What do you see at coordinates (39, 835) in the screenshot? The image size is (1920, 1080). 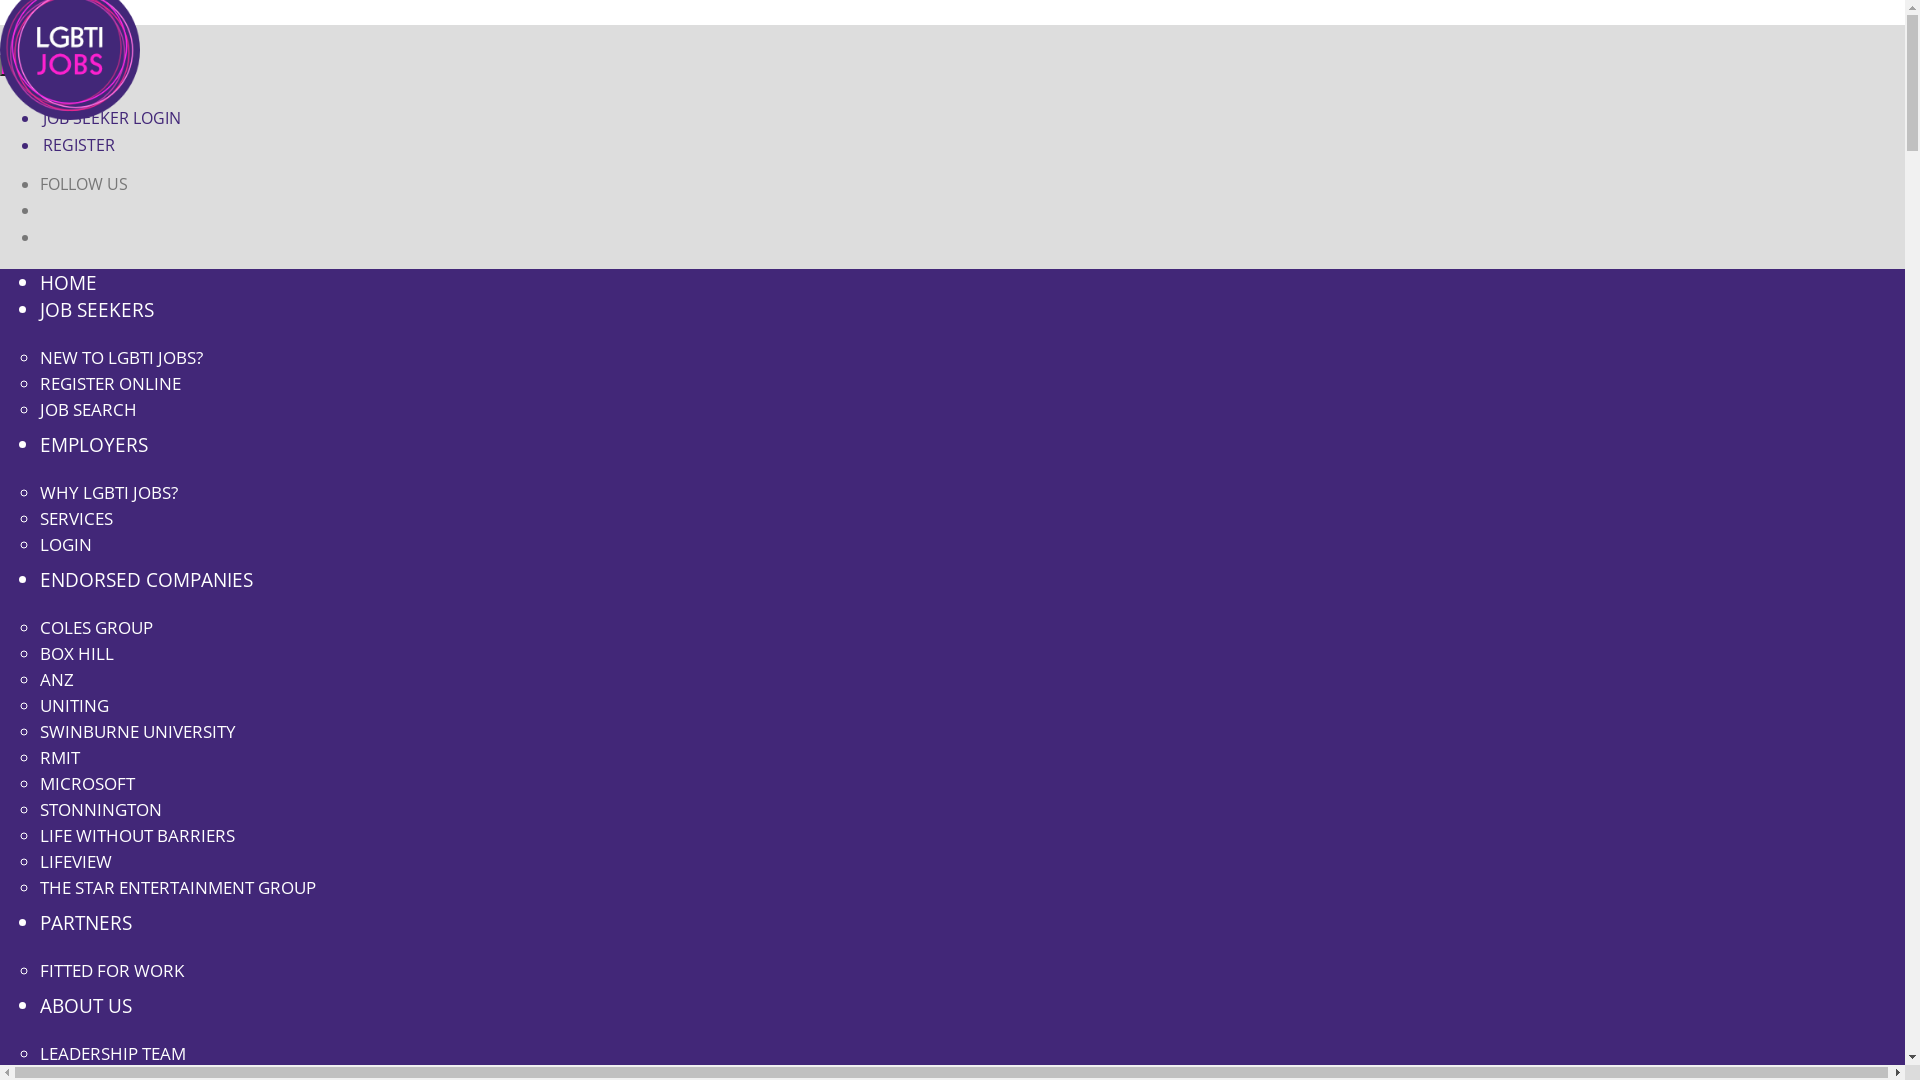 I see `'LIFE WITHOUT BARRIERS'` at bounding box center [39, 835].